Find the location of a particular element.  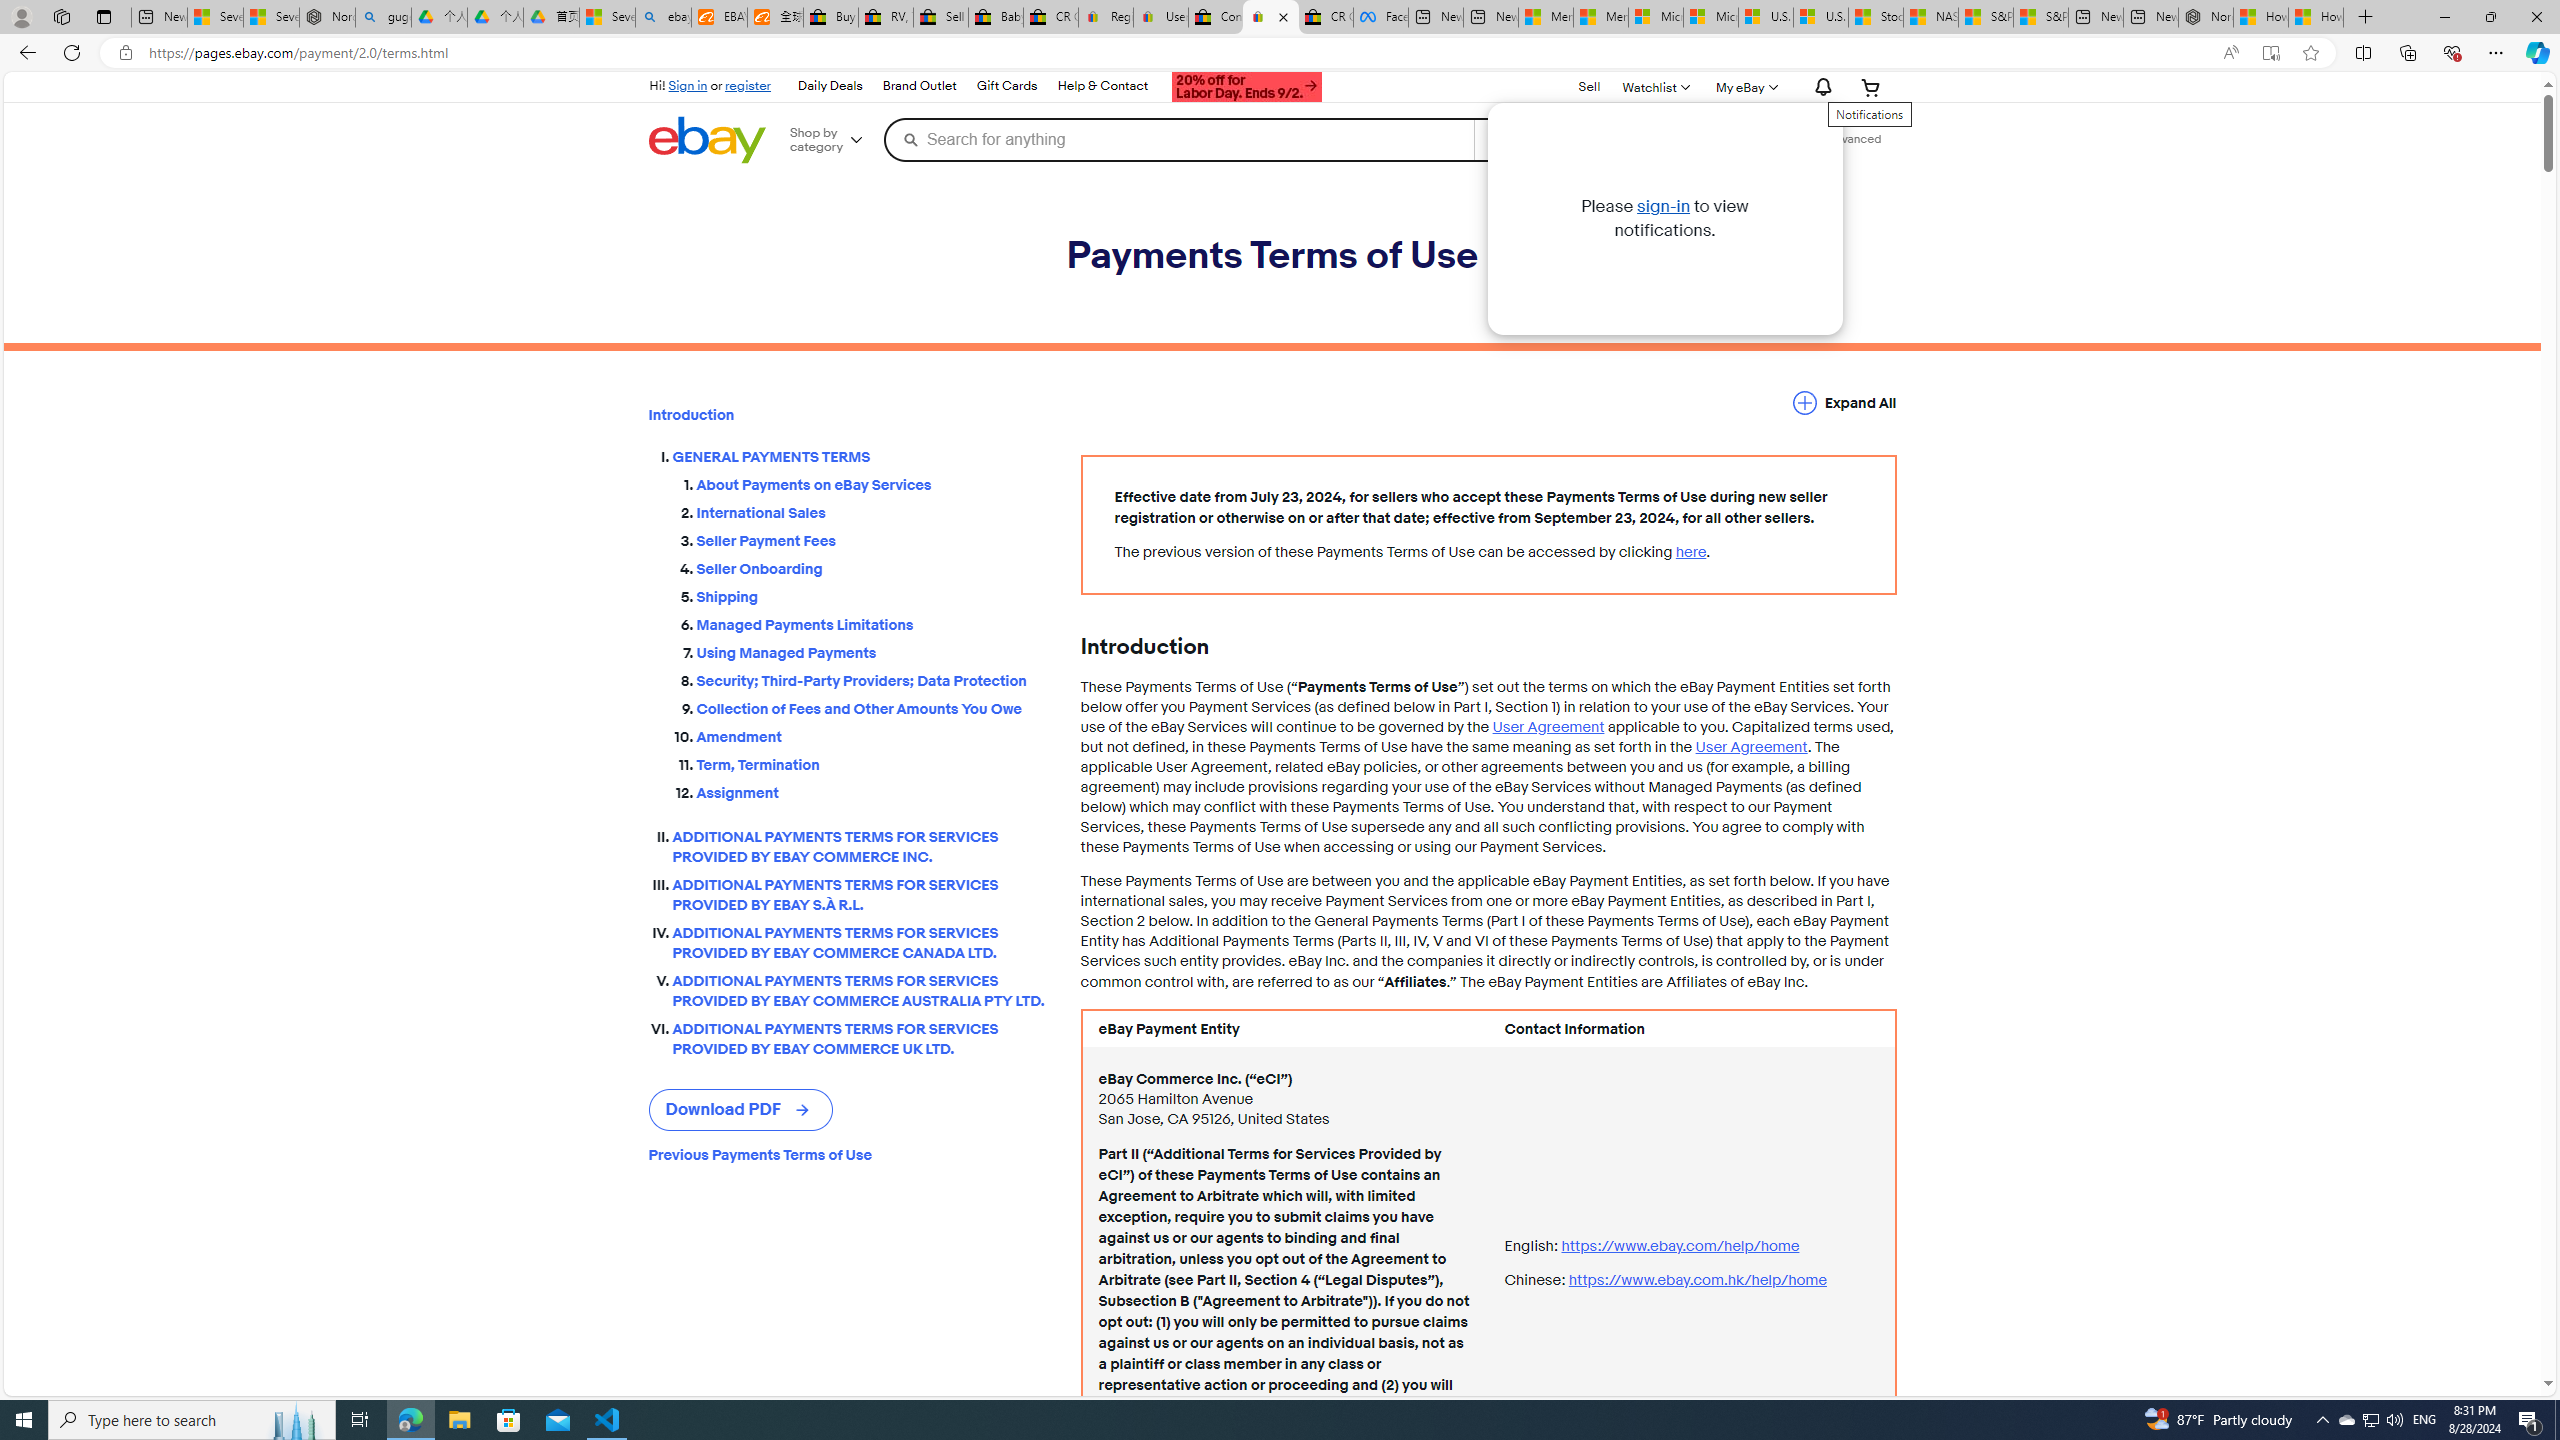

'Sell' is located at coordinates (1589, 85).